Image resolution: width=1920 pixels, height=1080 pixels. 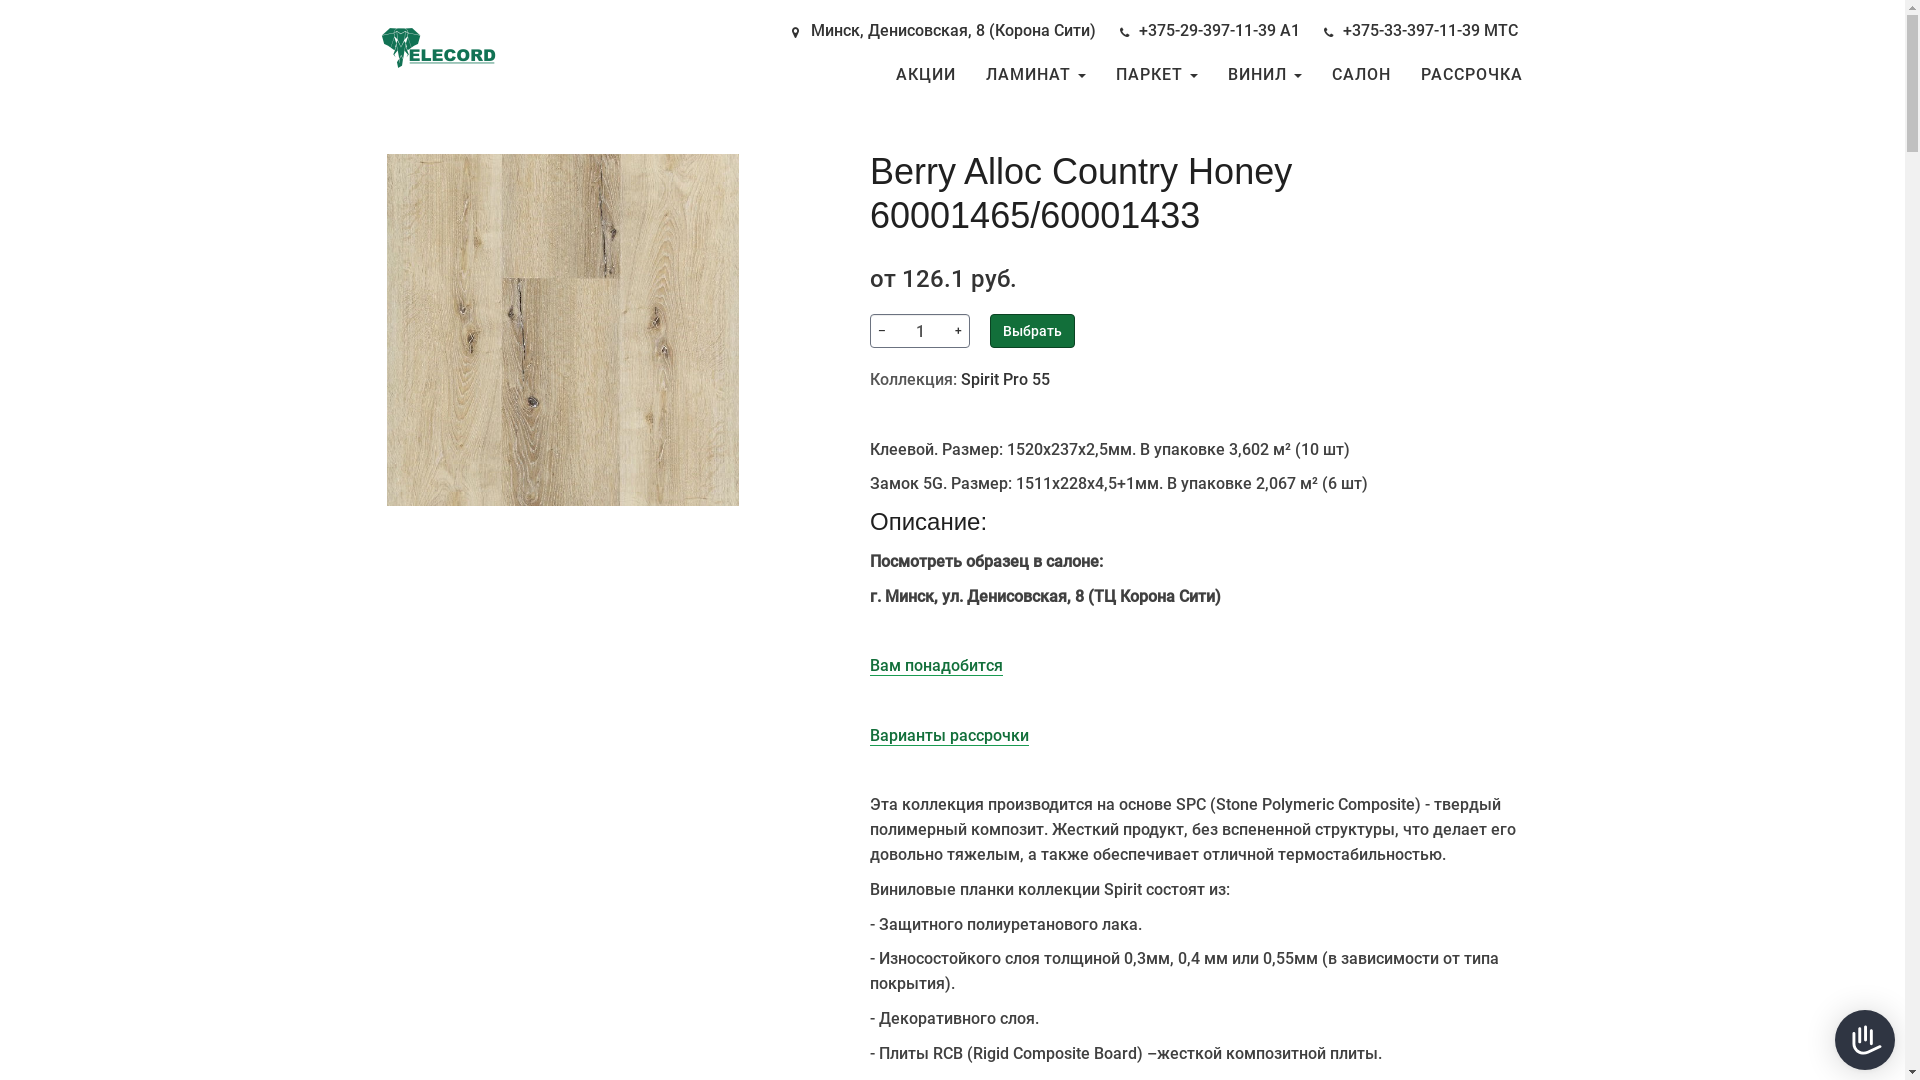 What do you see at coordinates (1137, 30) in the screenshot?
I see `'+375-29-397-11-39'` at bounding box center [1137, 30].